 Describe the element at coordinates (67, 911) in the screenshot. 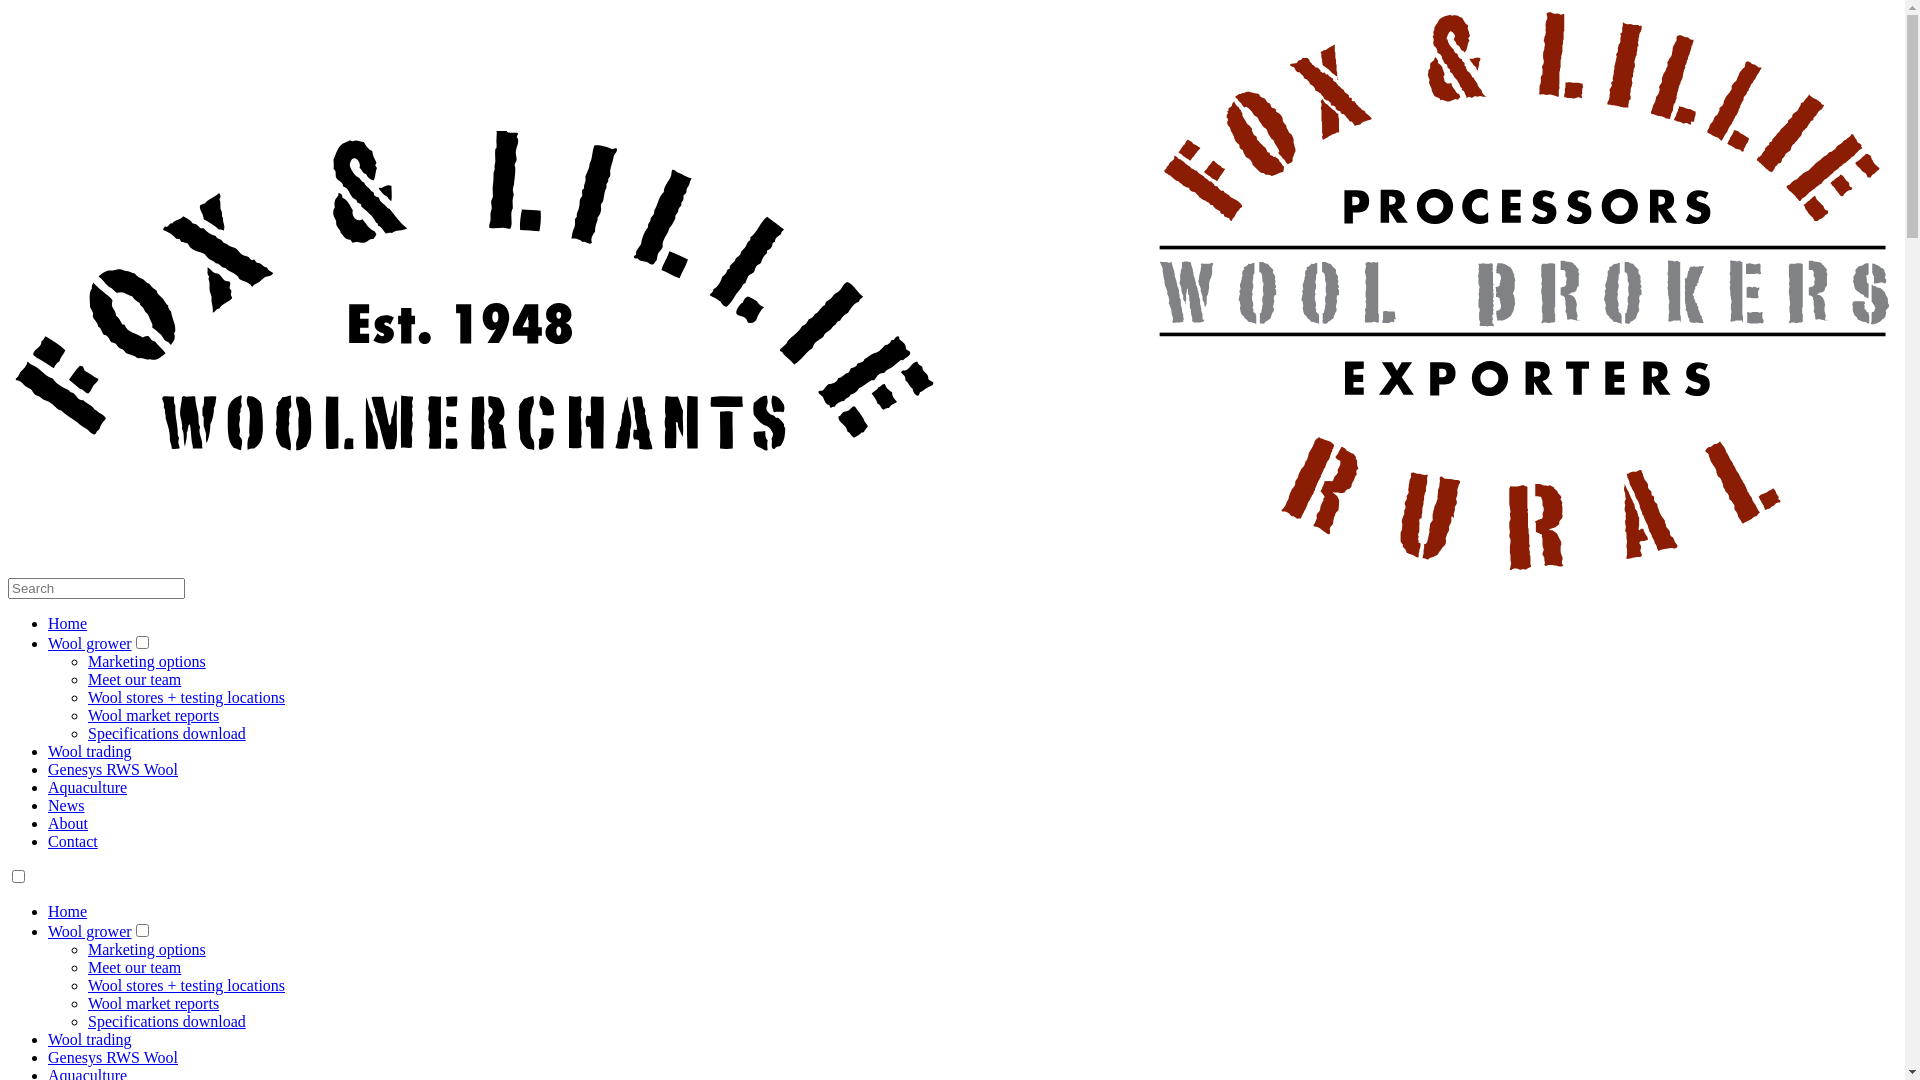

I see `'Home'` at that location.